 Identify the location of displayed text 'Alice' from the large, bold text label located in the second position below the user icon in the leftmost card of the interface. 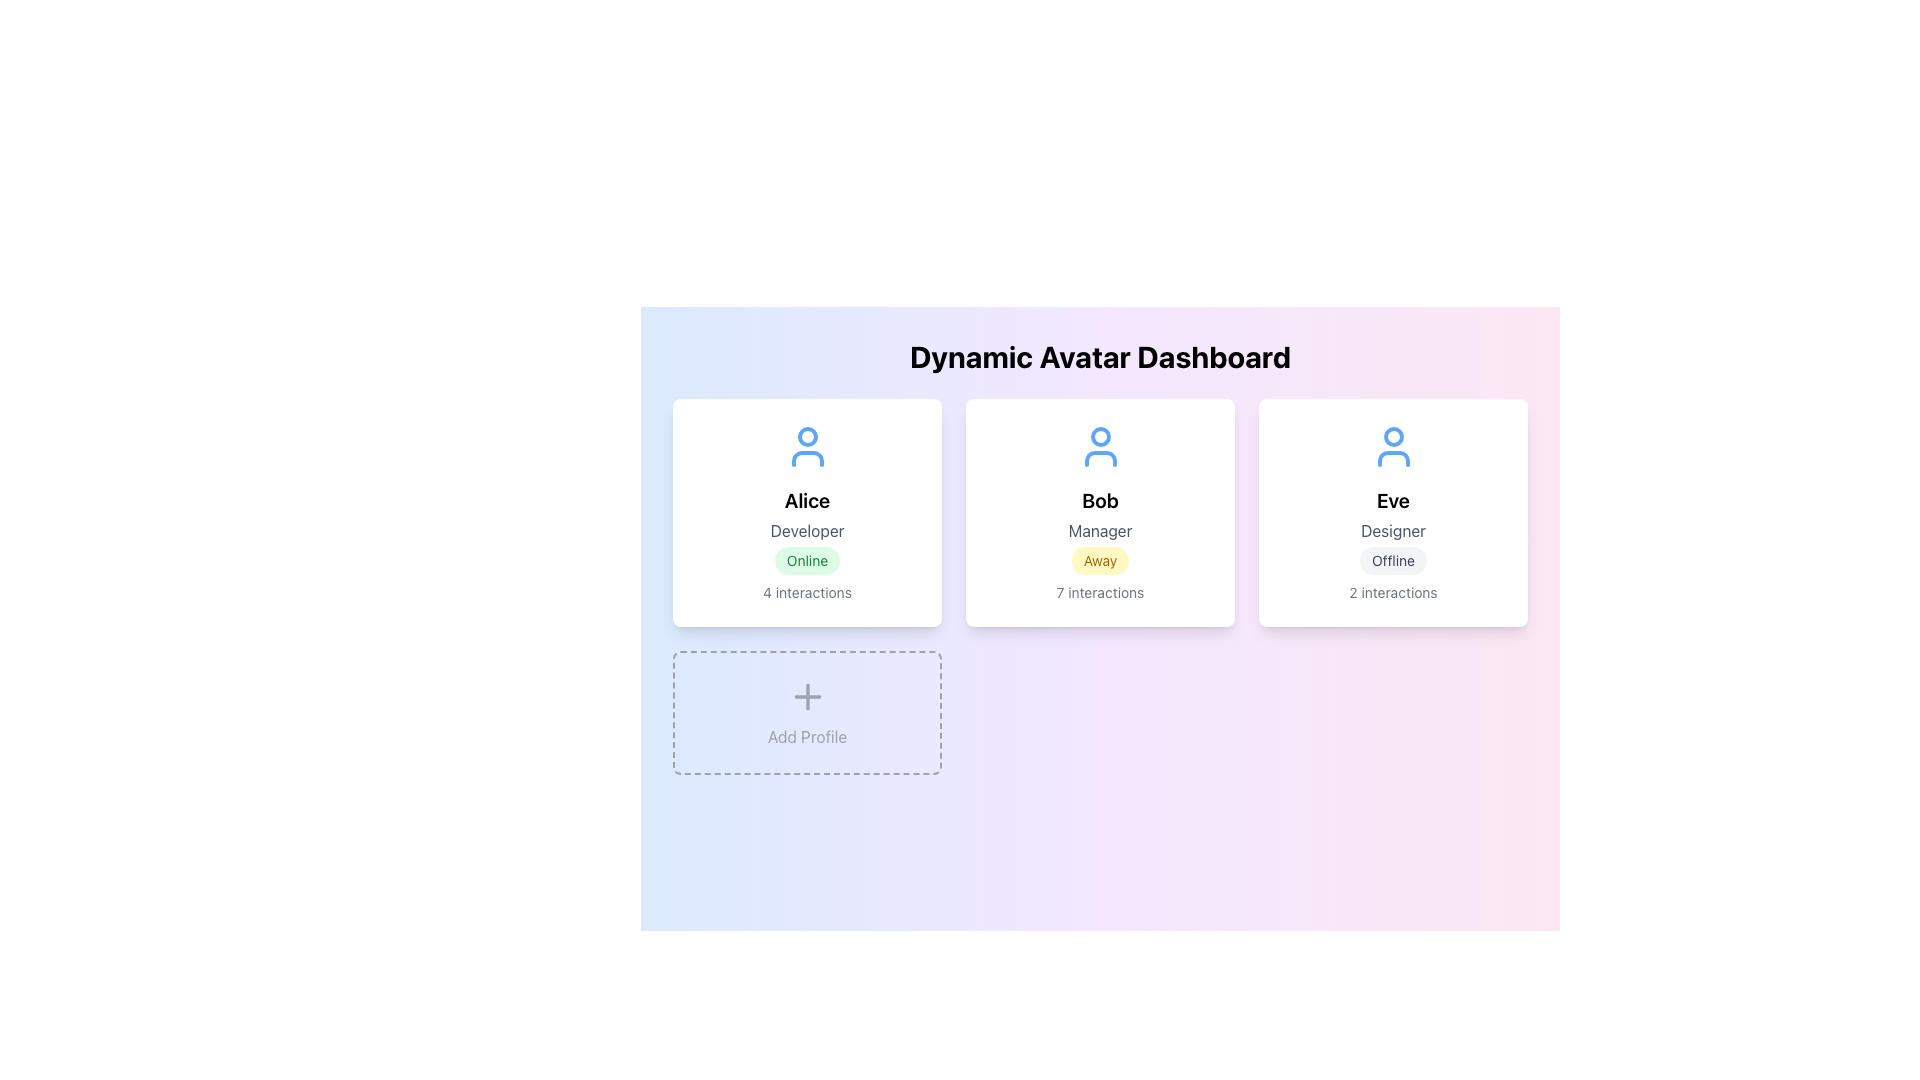
(807, 500).